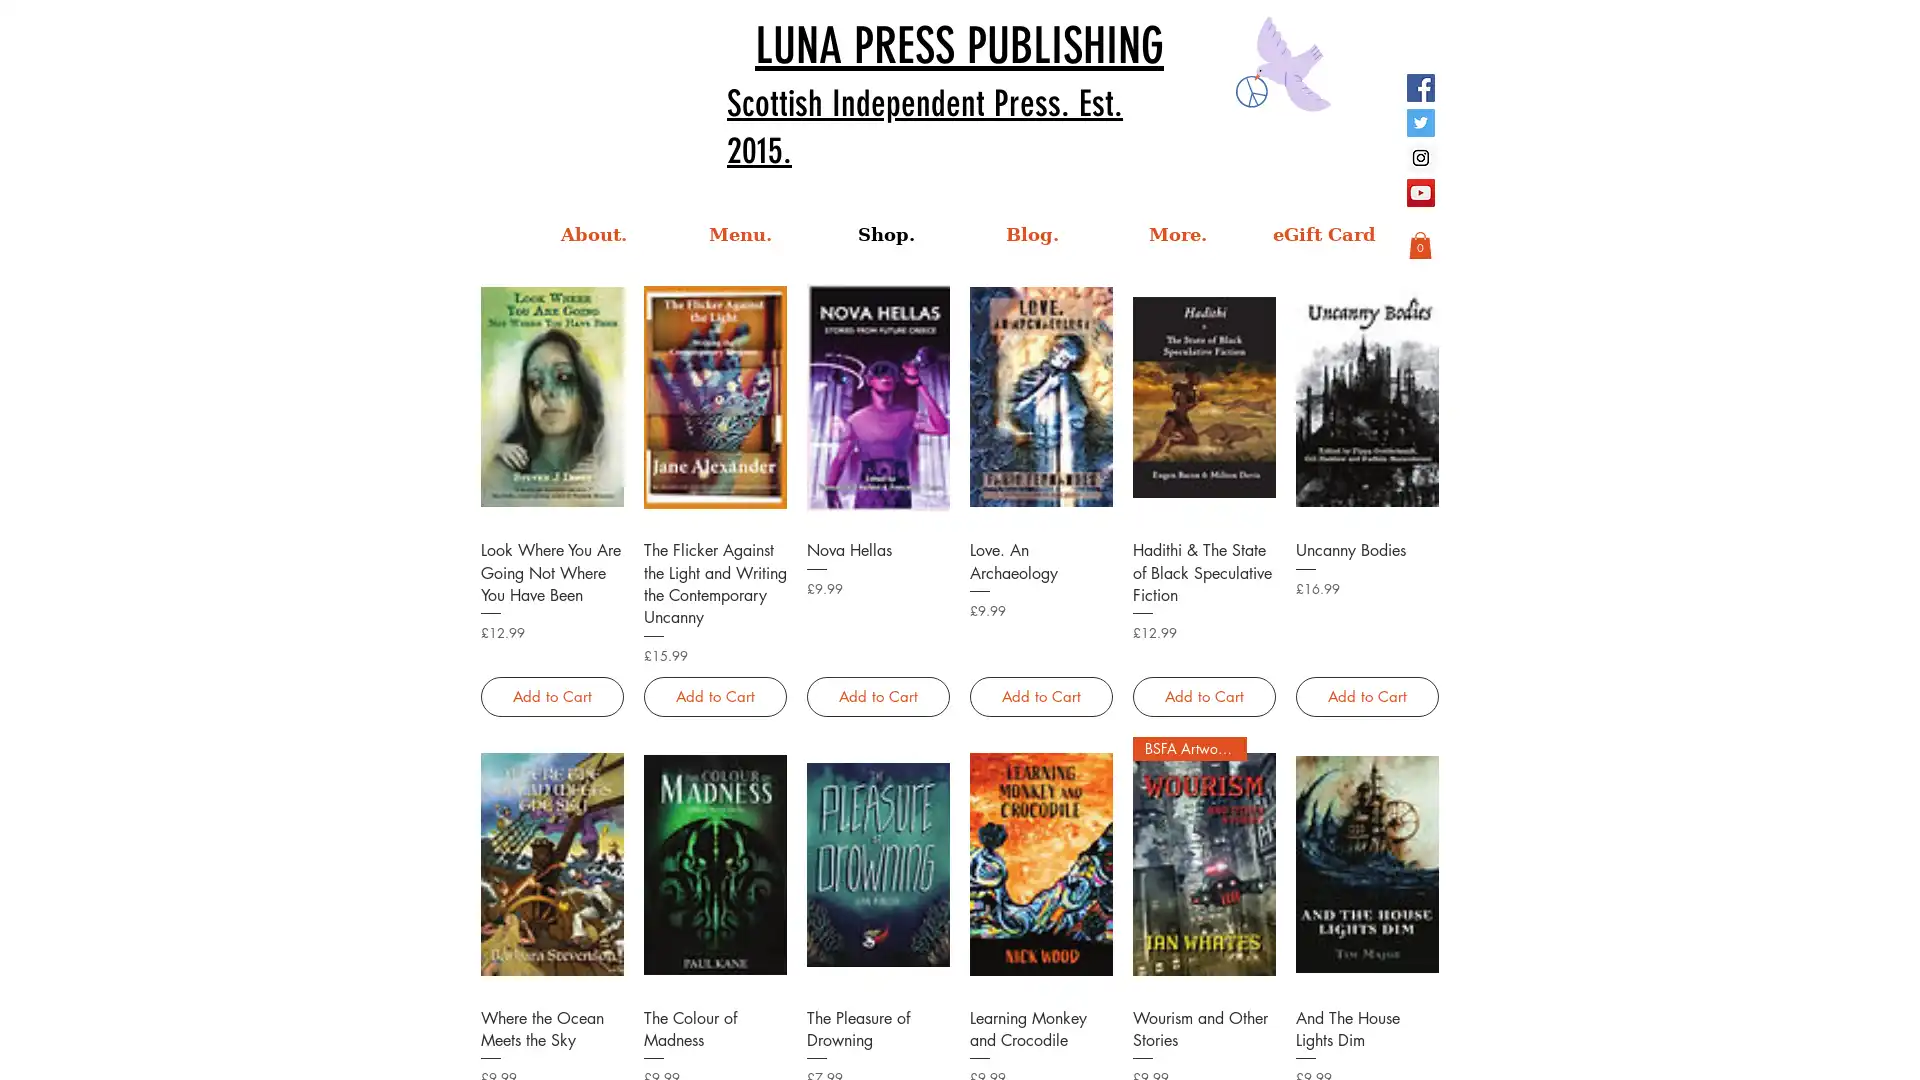  Describe the element at coordinates (552, 1015) in the screenshot. I see `Quick View` at that location.